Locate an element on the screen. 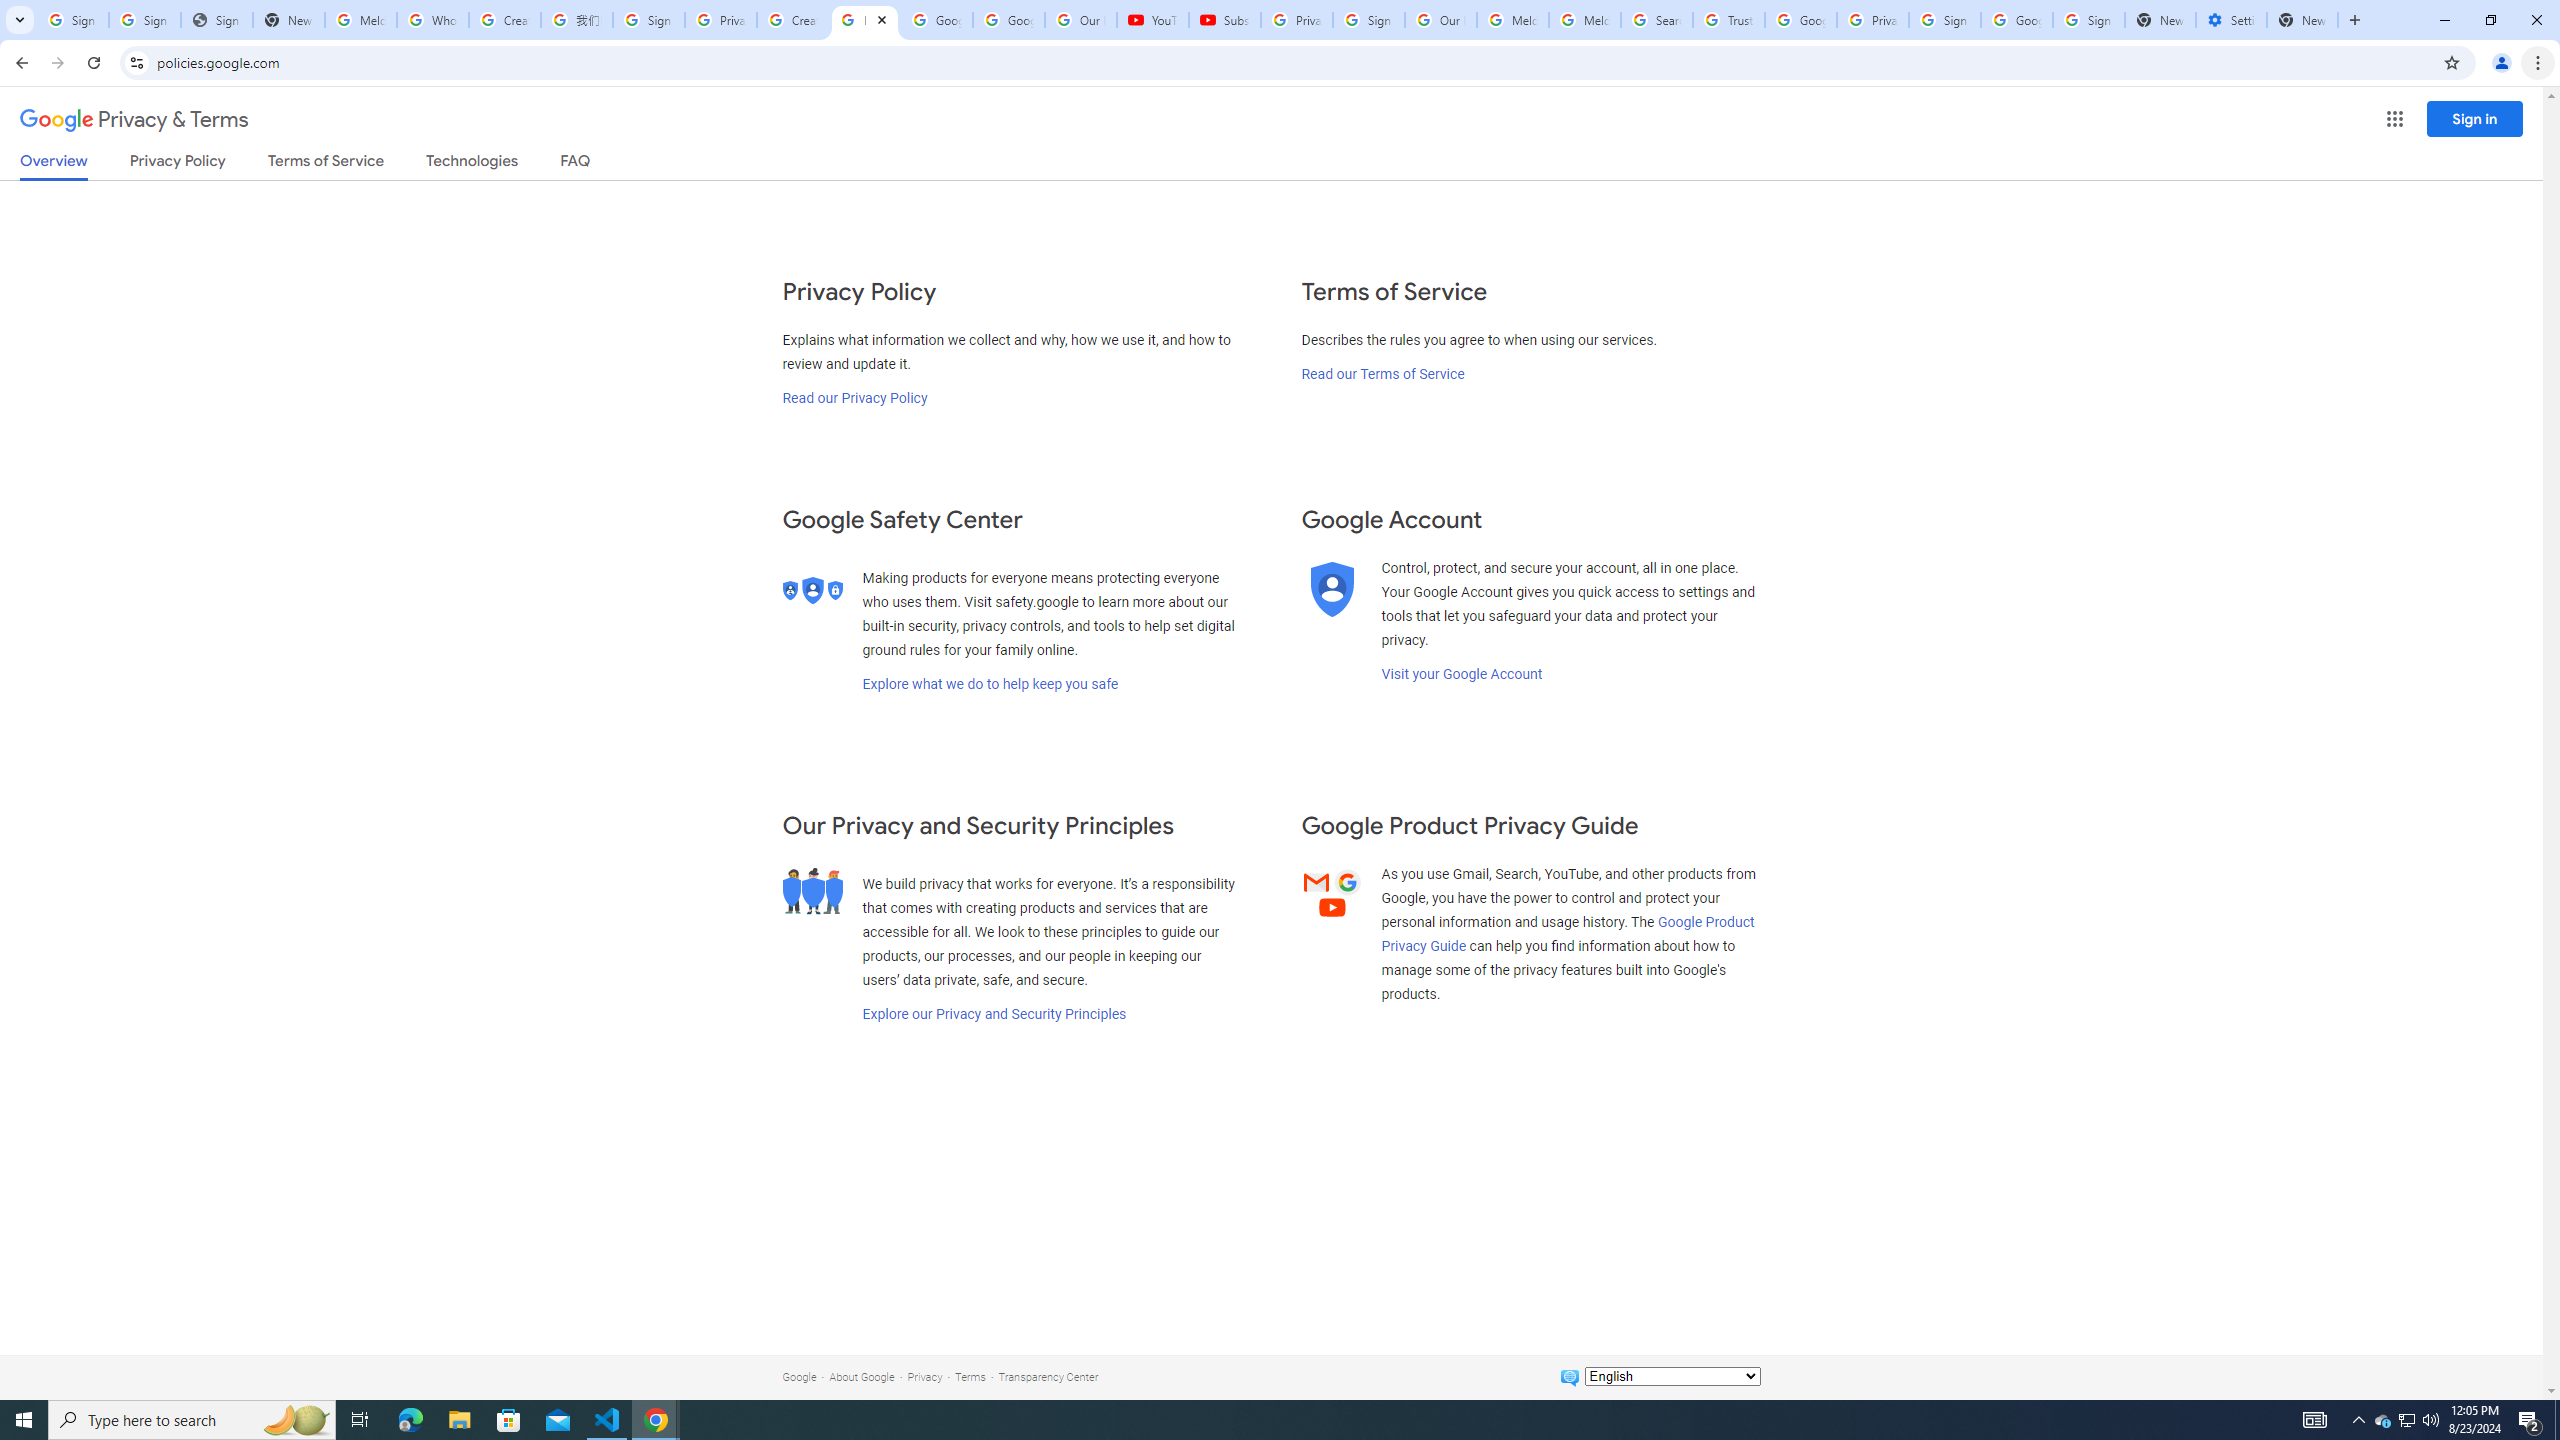  'YouTube' is located at coordinates (1153, 19).